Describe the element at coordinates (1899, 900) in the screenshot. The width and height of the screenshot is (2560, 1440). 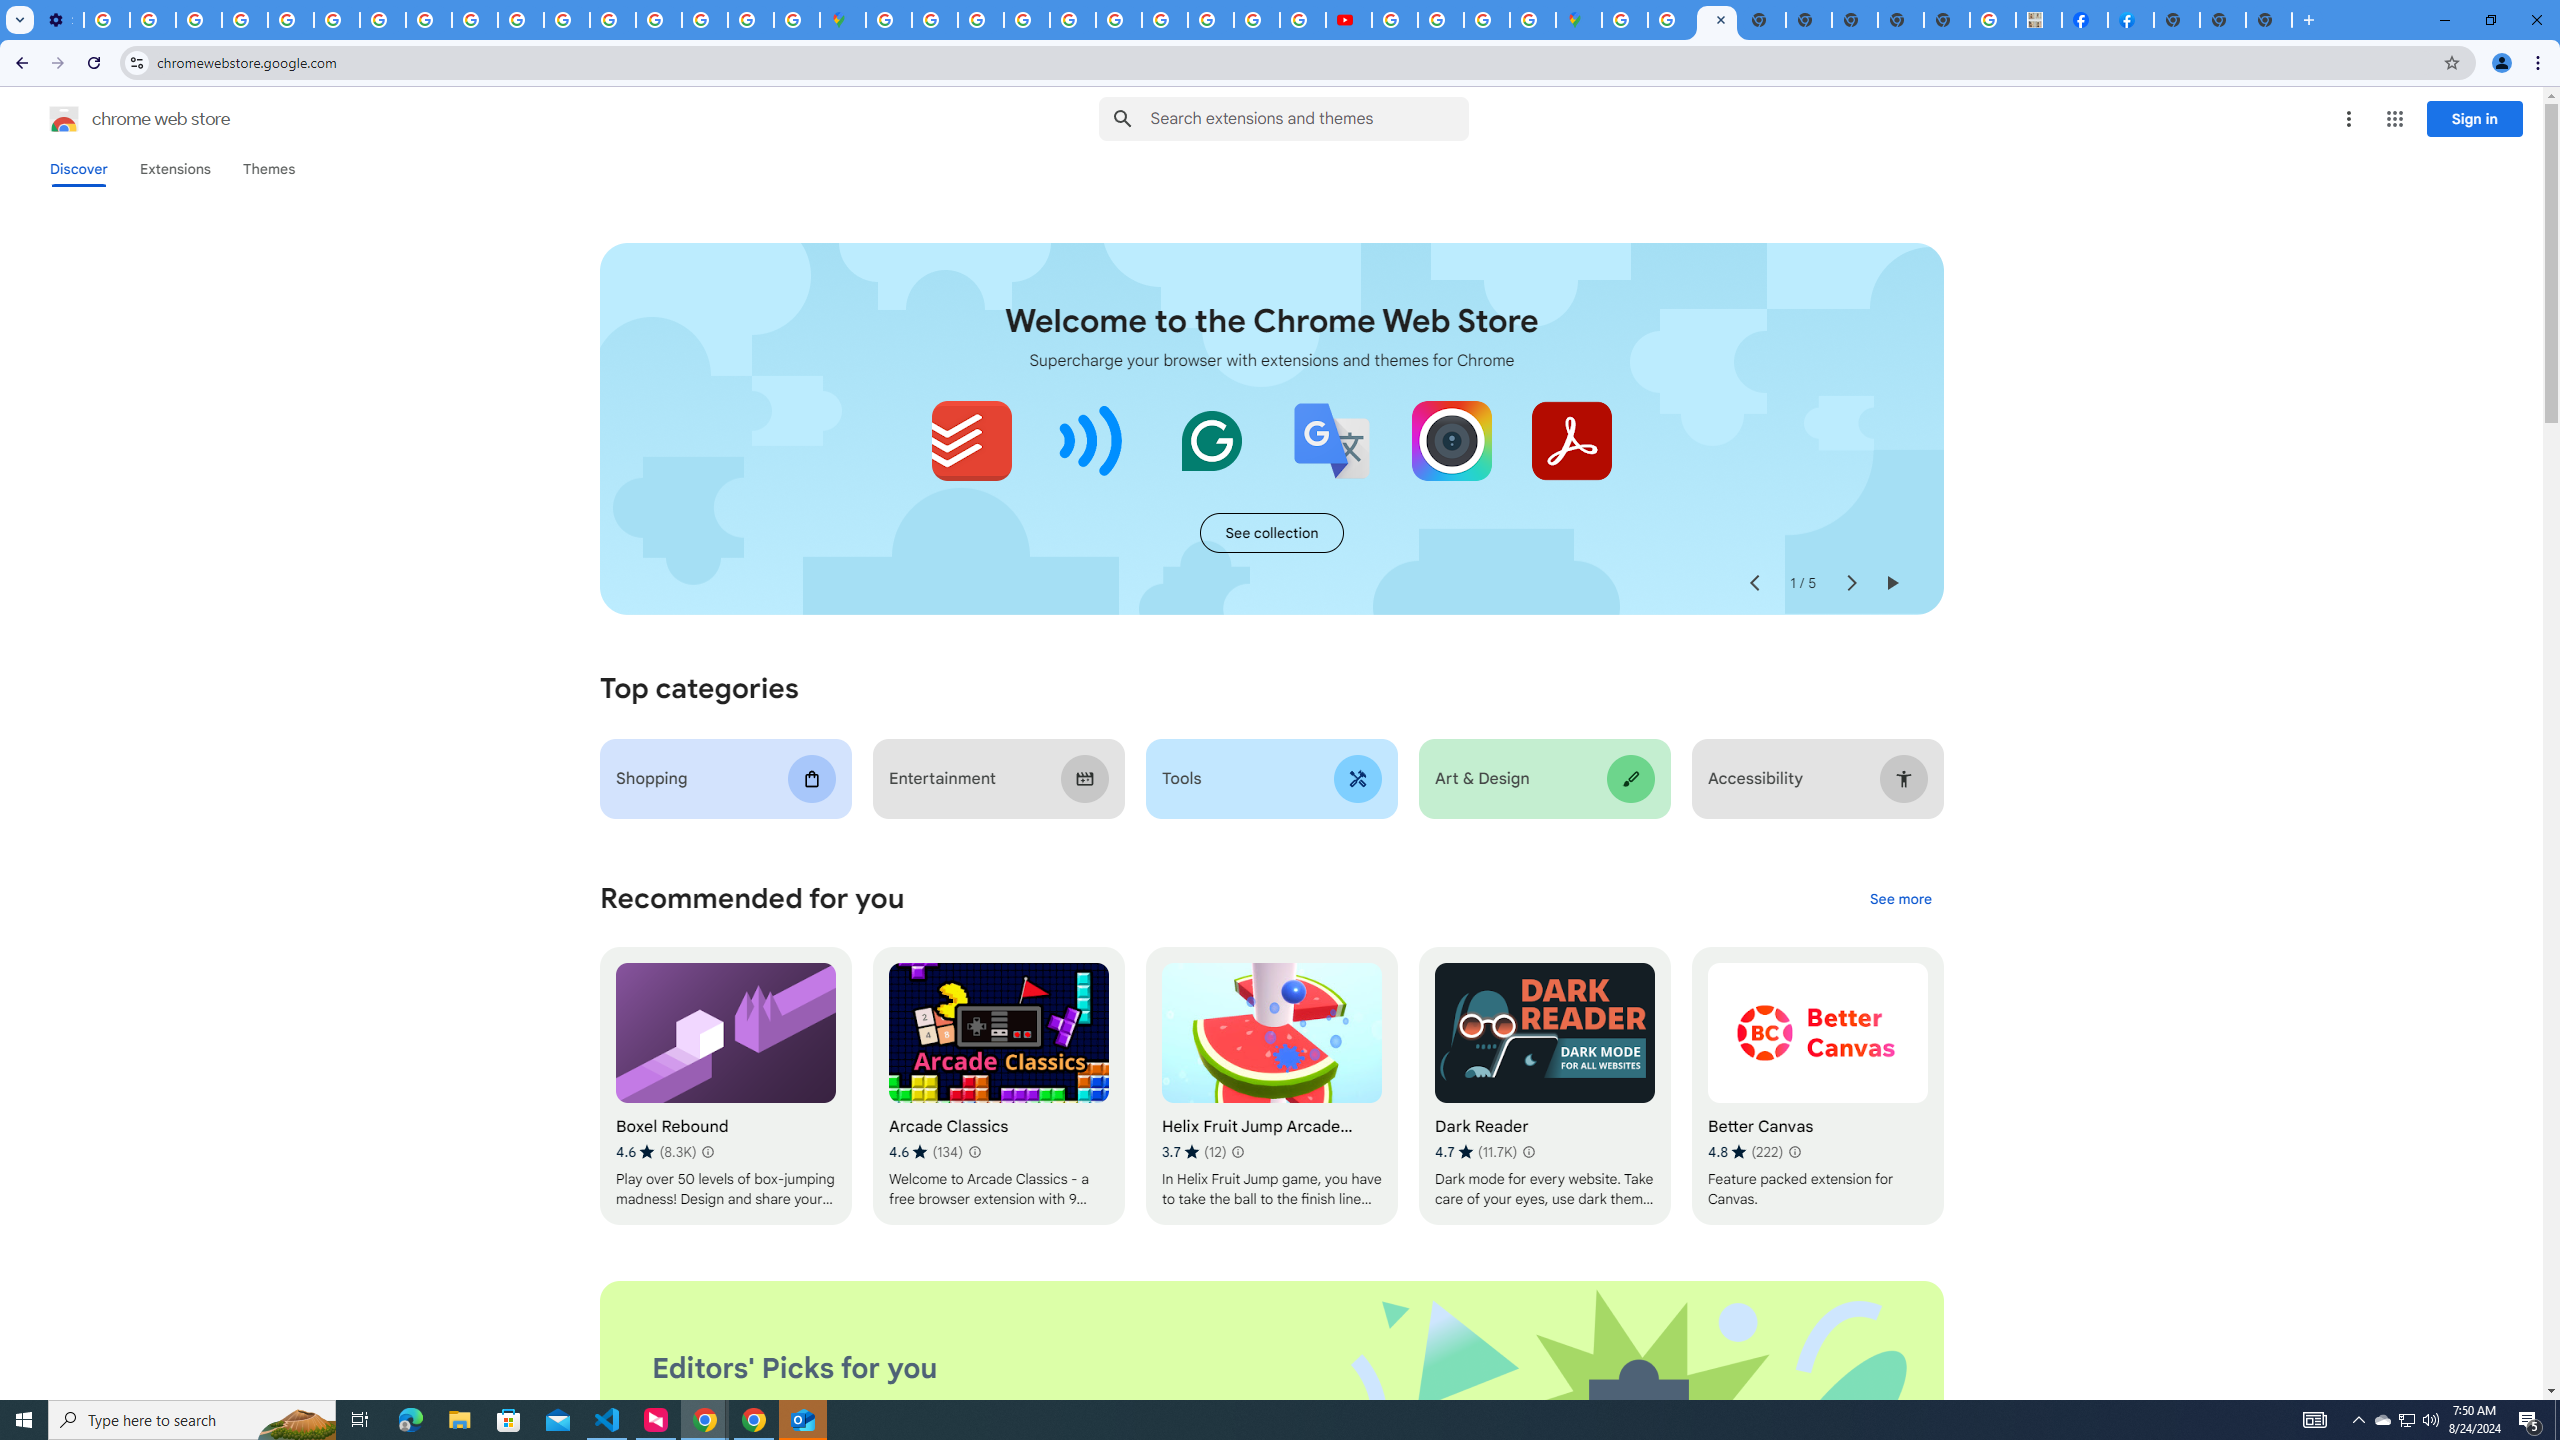
I see `'See more personalized recommendations'` at that location.